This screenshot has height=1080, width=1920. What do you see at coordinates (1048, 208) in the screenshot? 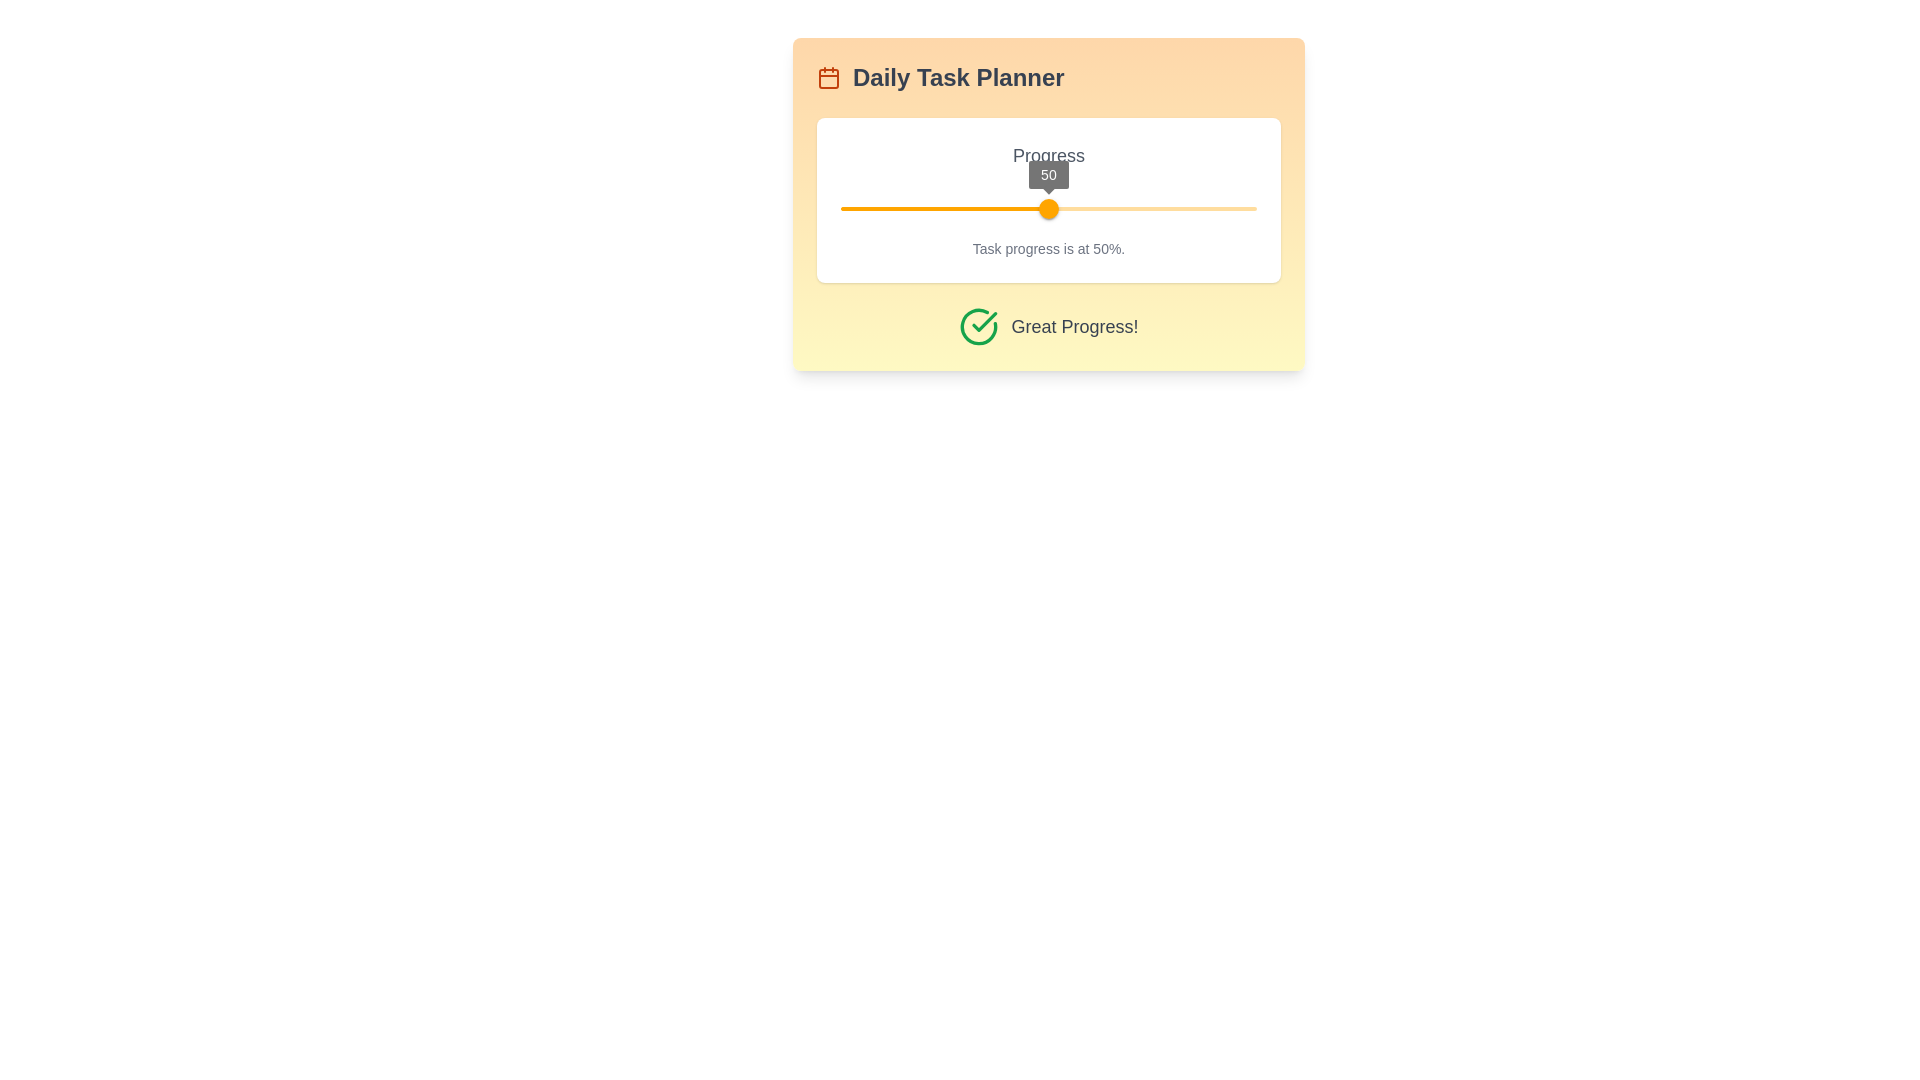
I see `the Slider rail which is a thin solid line in the middle of the slider's range background, located slightly below the slider thumb marked by the value '50'` at bounding box center [1048, 208].